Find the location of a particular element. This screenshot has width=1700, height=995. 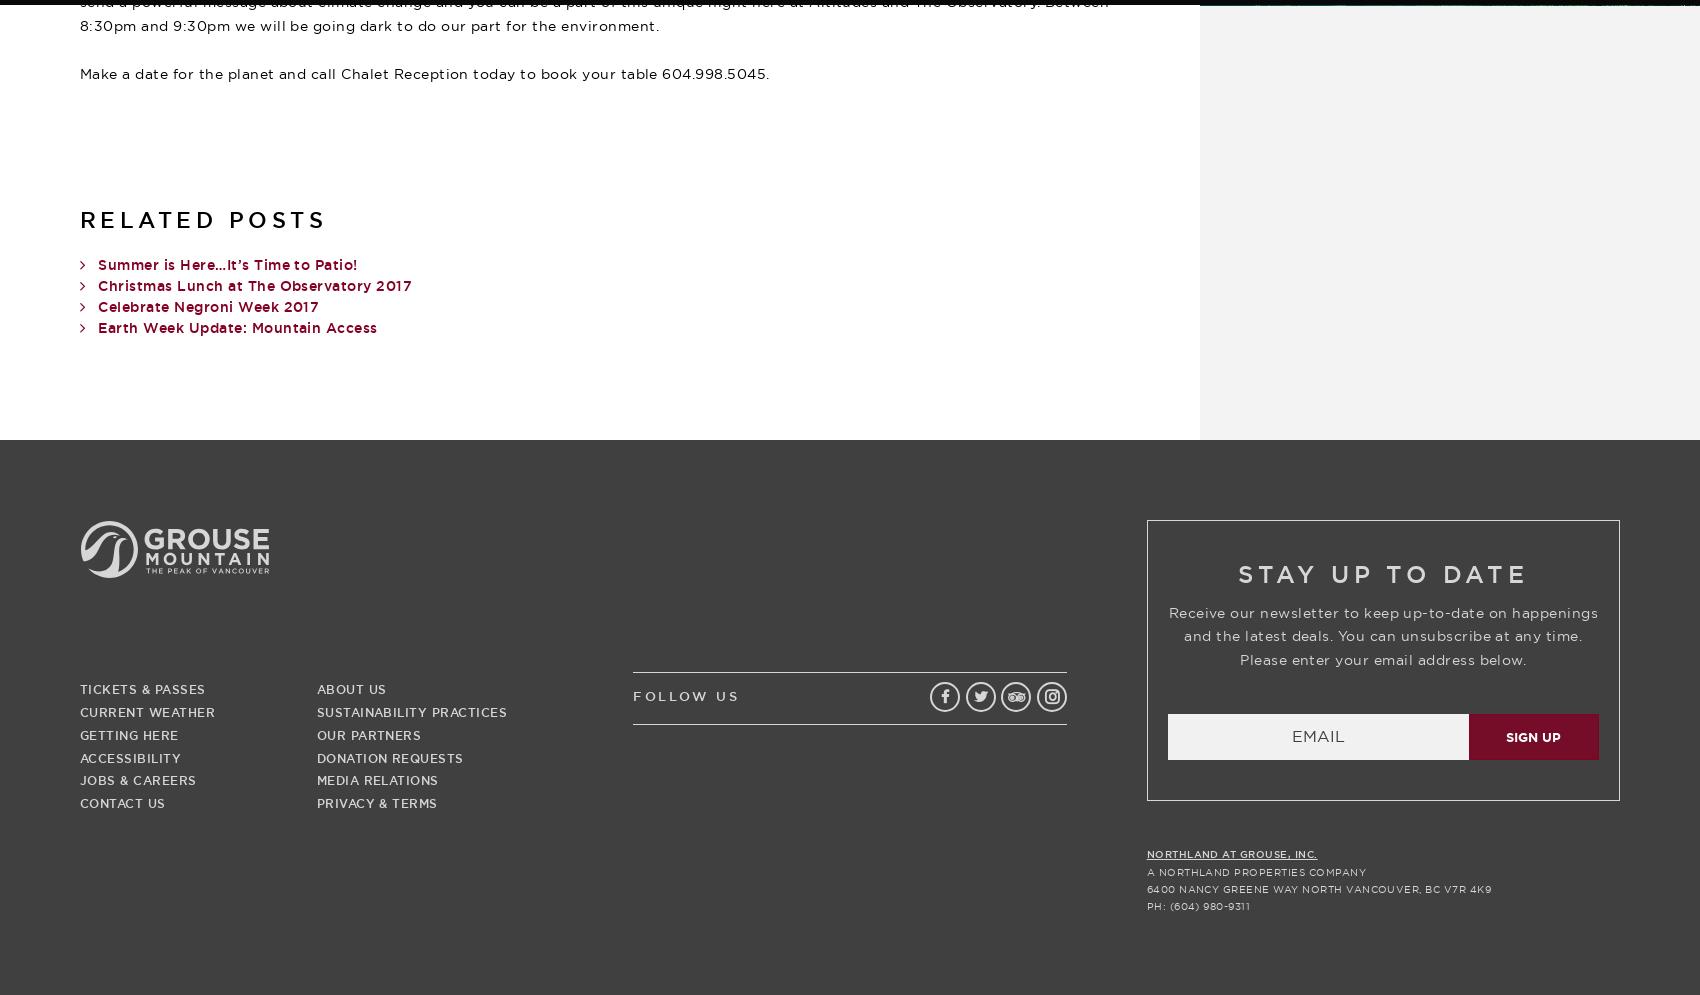

'Summer is Here…It’s Time to Patio!' is located at coordinates (227, 265).